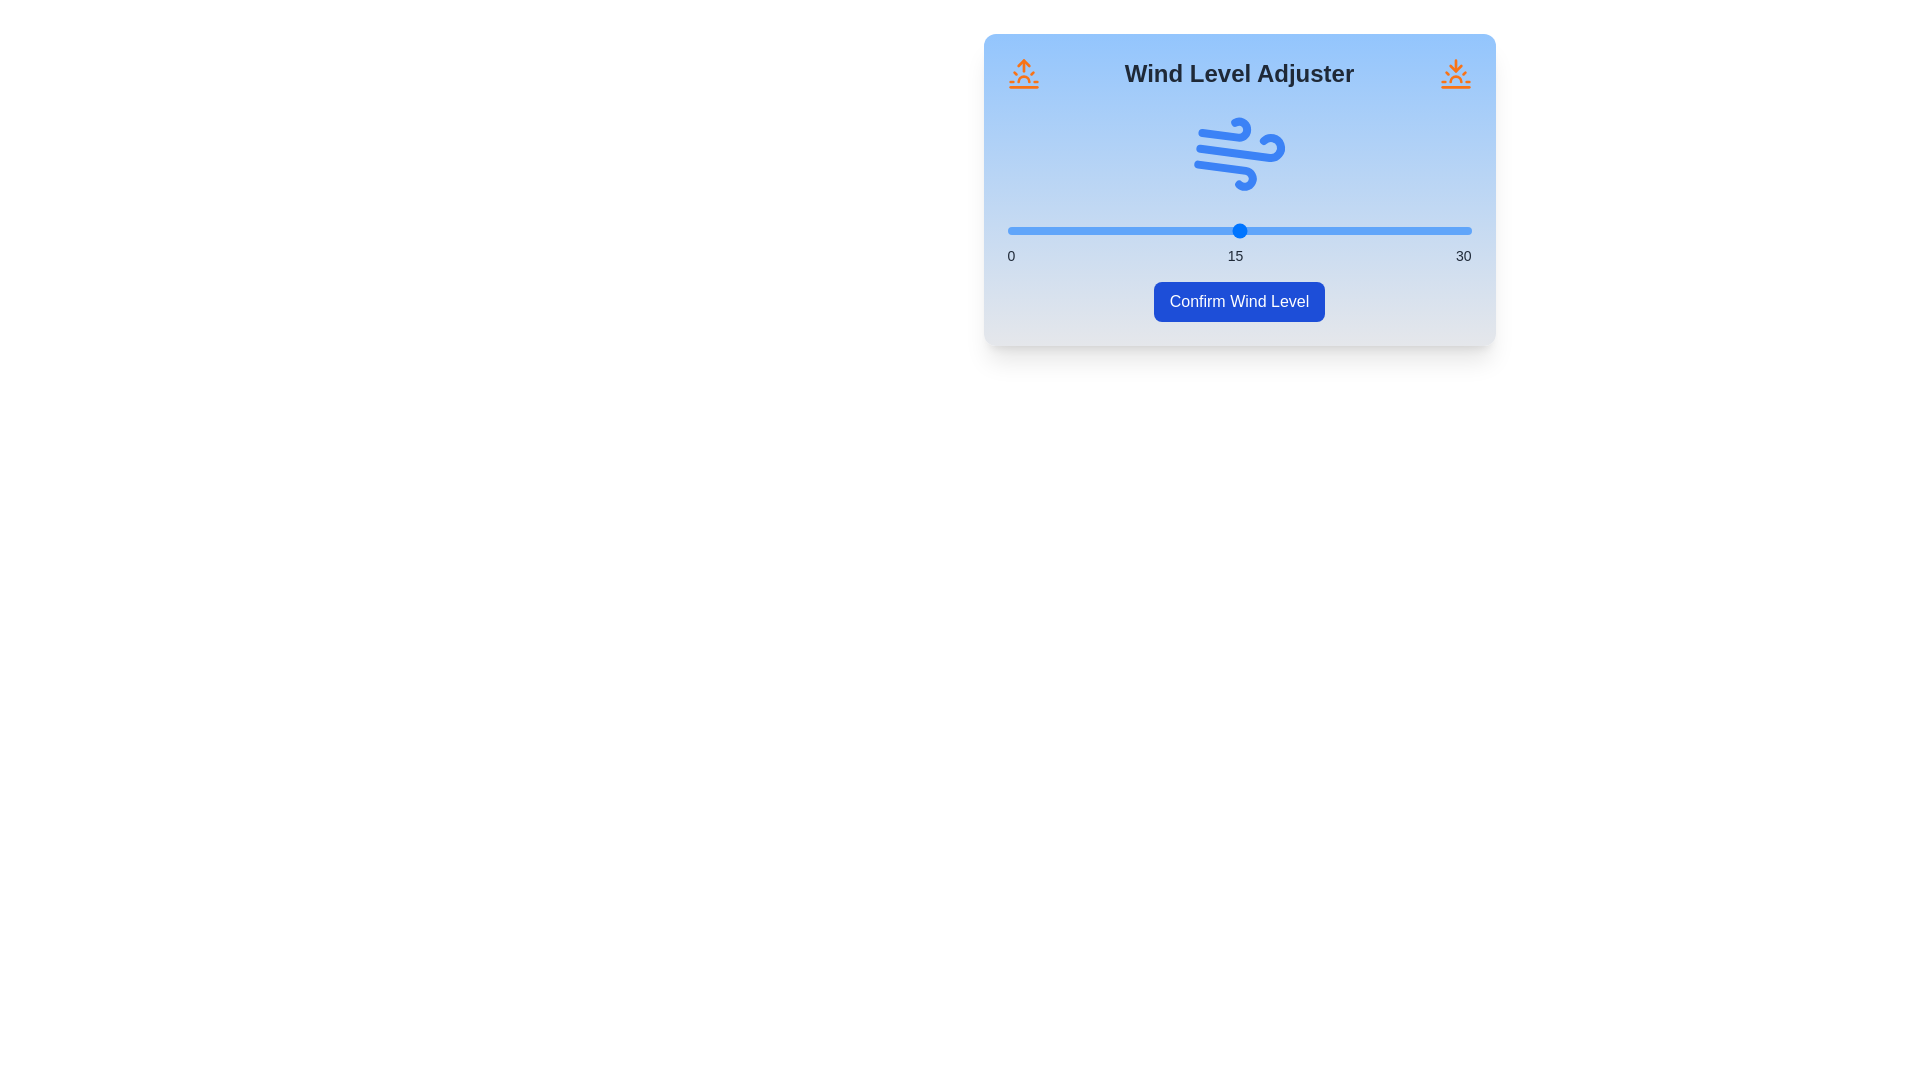  I want to click on the wind level to 27 by moving the slider, so click(1424, 230).